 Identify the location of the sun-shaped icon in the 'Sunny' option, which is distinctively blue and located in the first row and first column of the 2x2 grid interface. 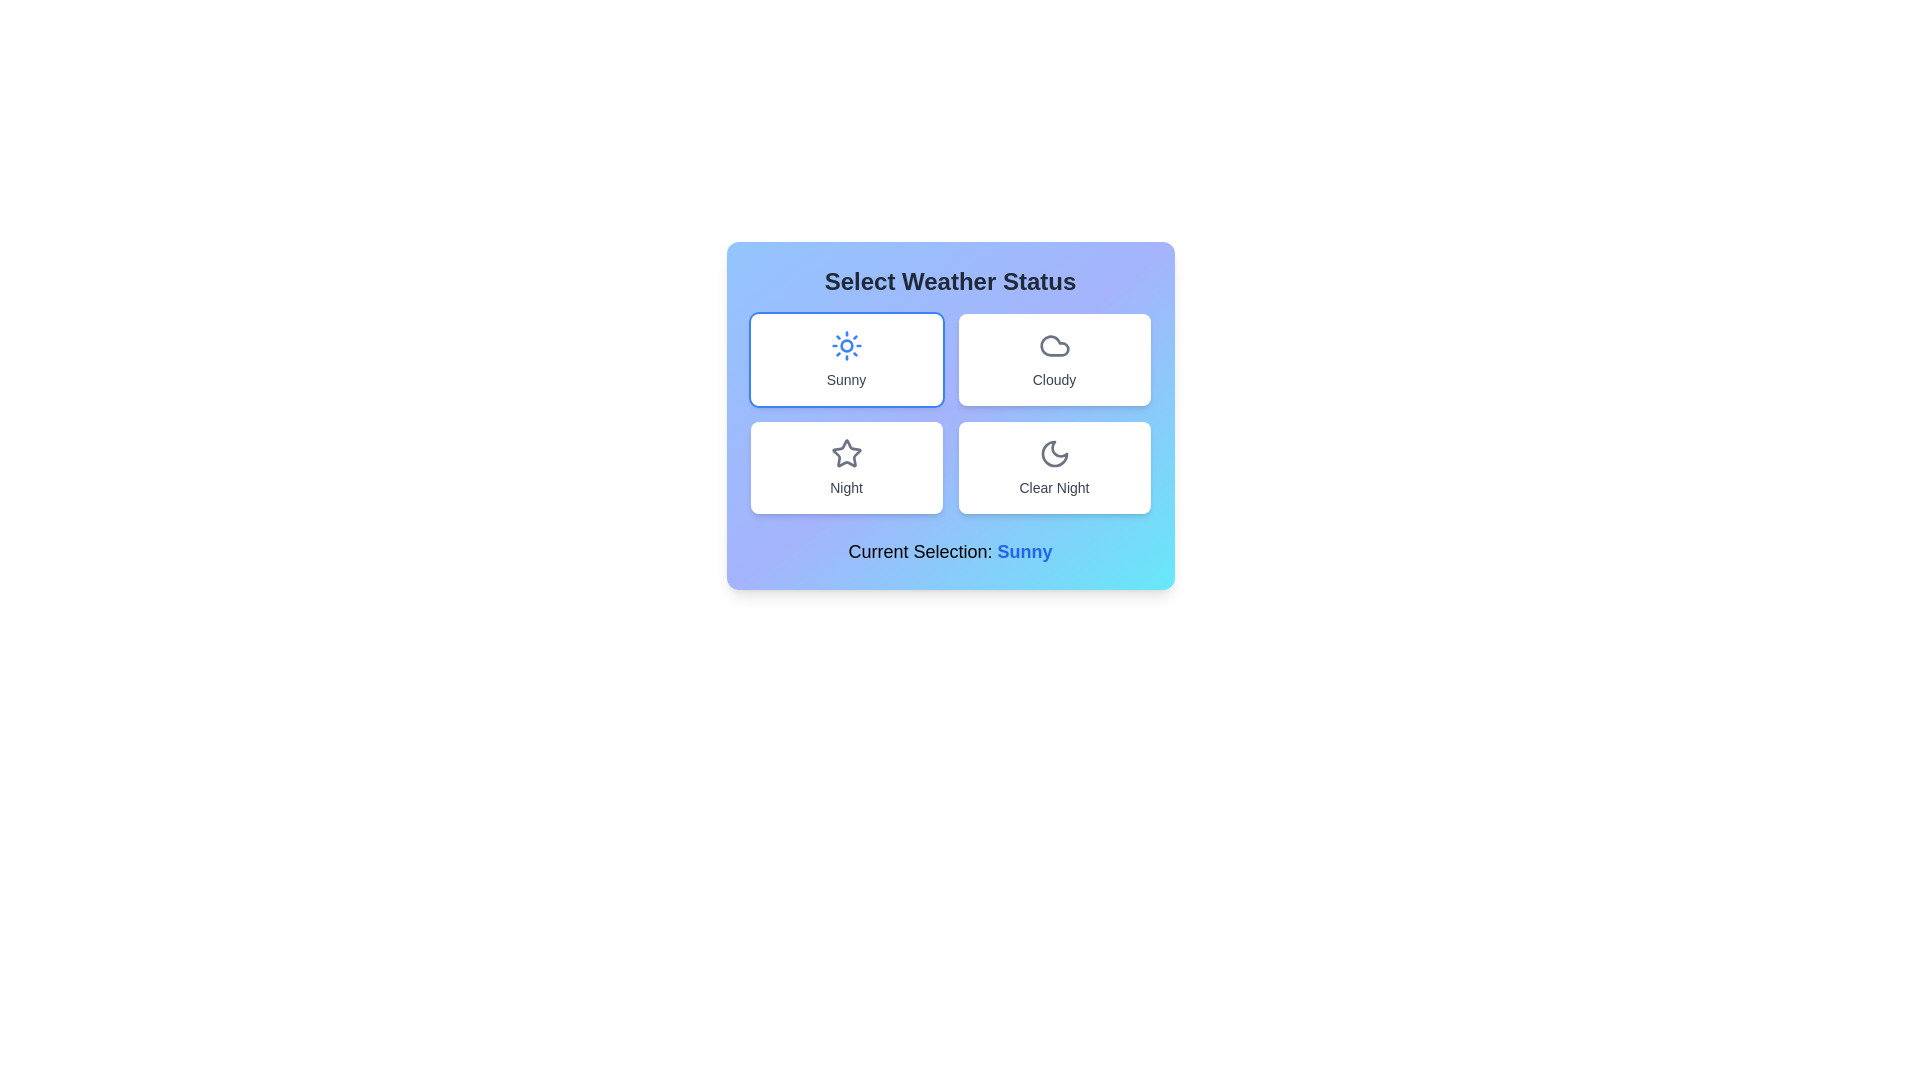
(846, 345).